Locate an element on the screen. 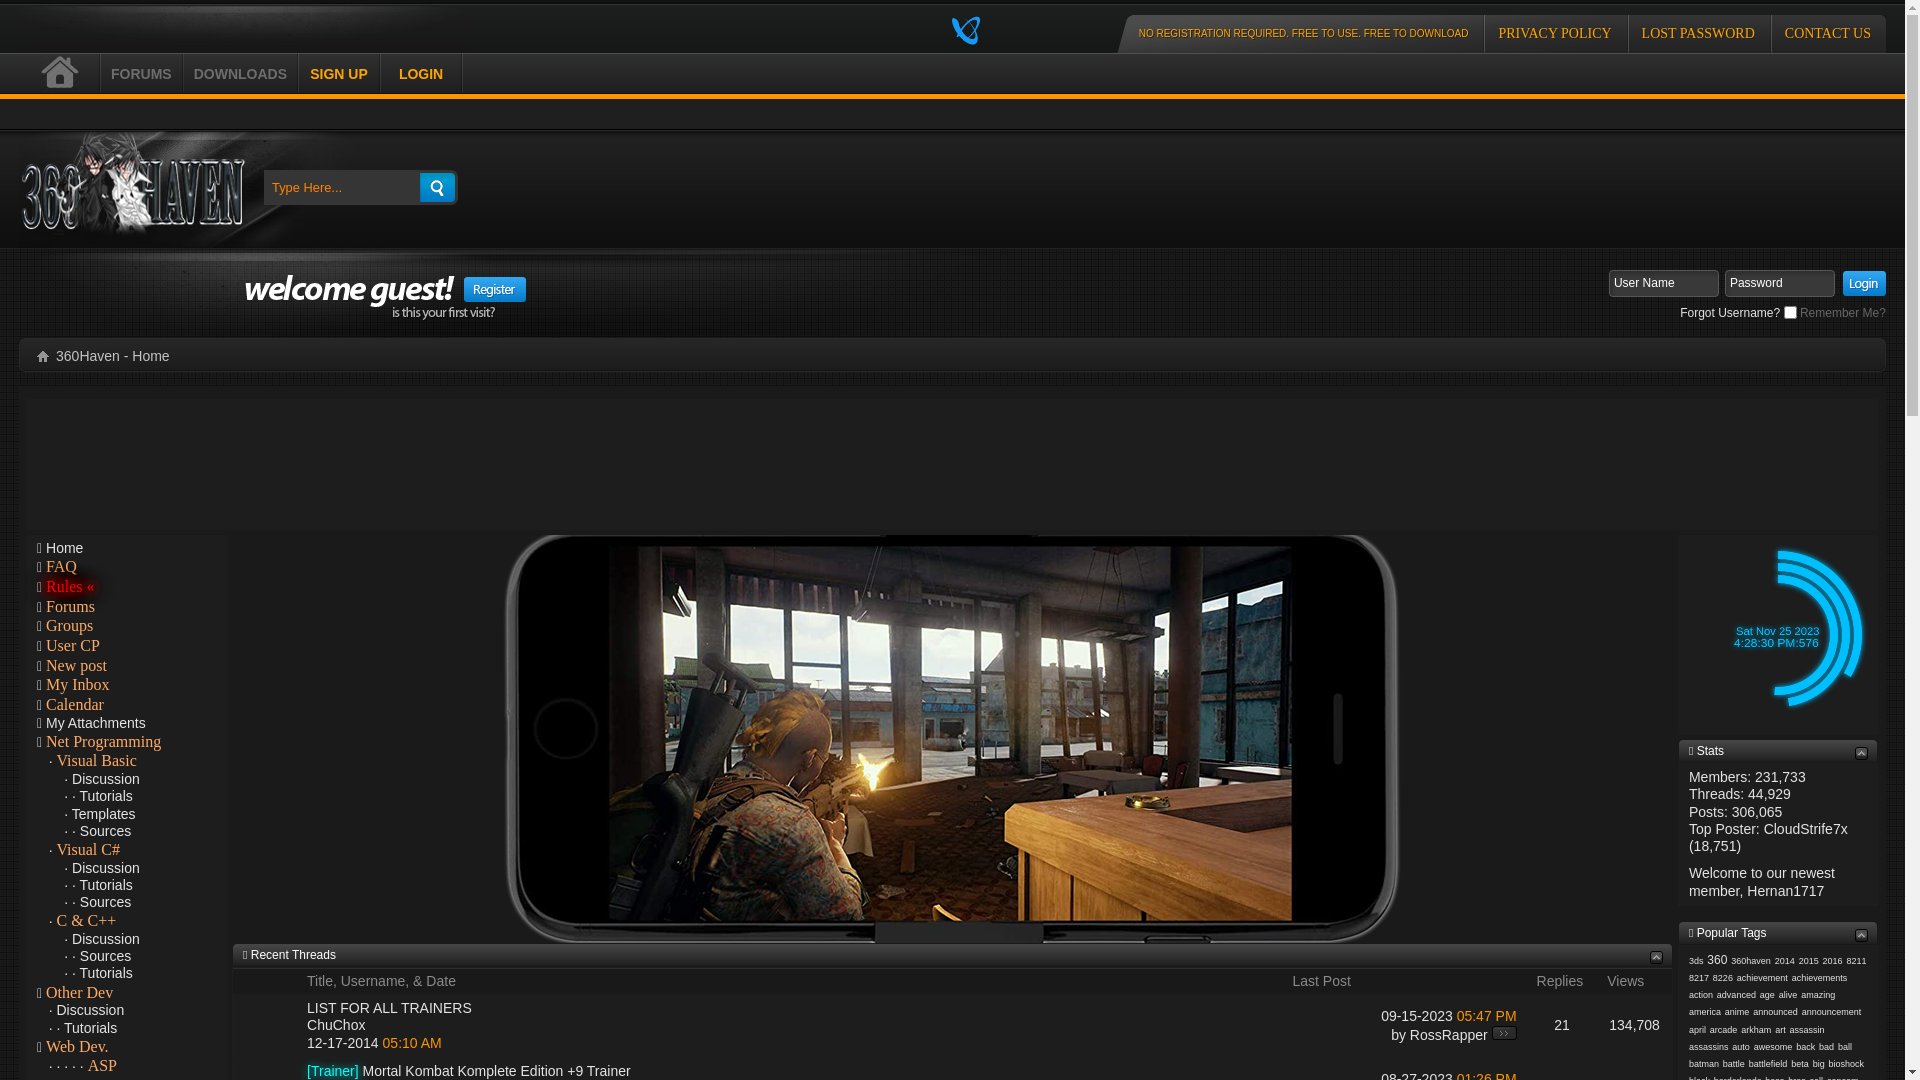 Image resolution: width=1920 pixels, height=1080 pixels. 'bad' is located at coordinates (1826, 1045).